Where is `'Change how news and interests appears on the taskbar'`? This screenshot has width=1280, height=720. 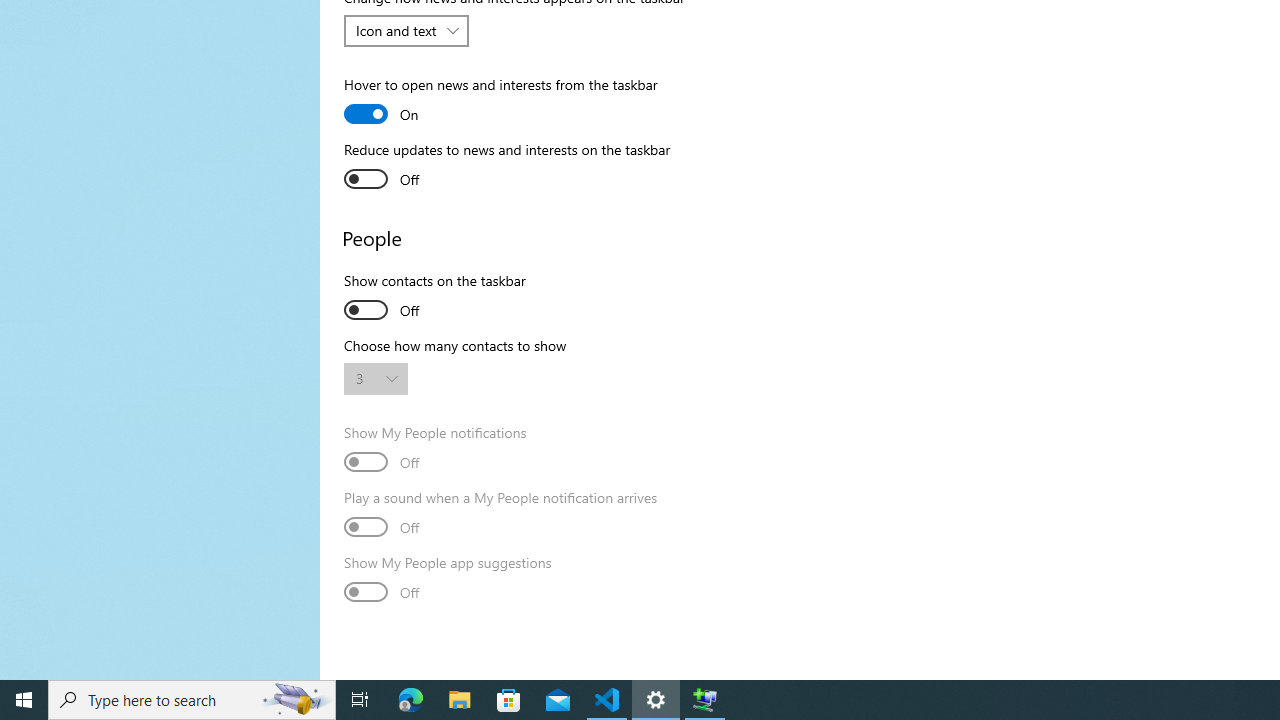 'Change how news and interests appears on the taskbar' is located at coordinates (405, 30).